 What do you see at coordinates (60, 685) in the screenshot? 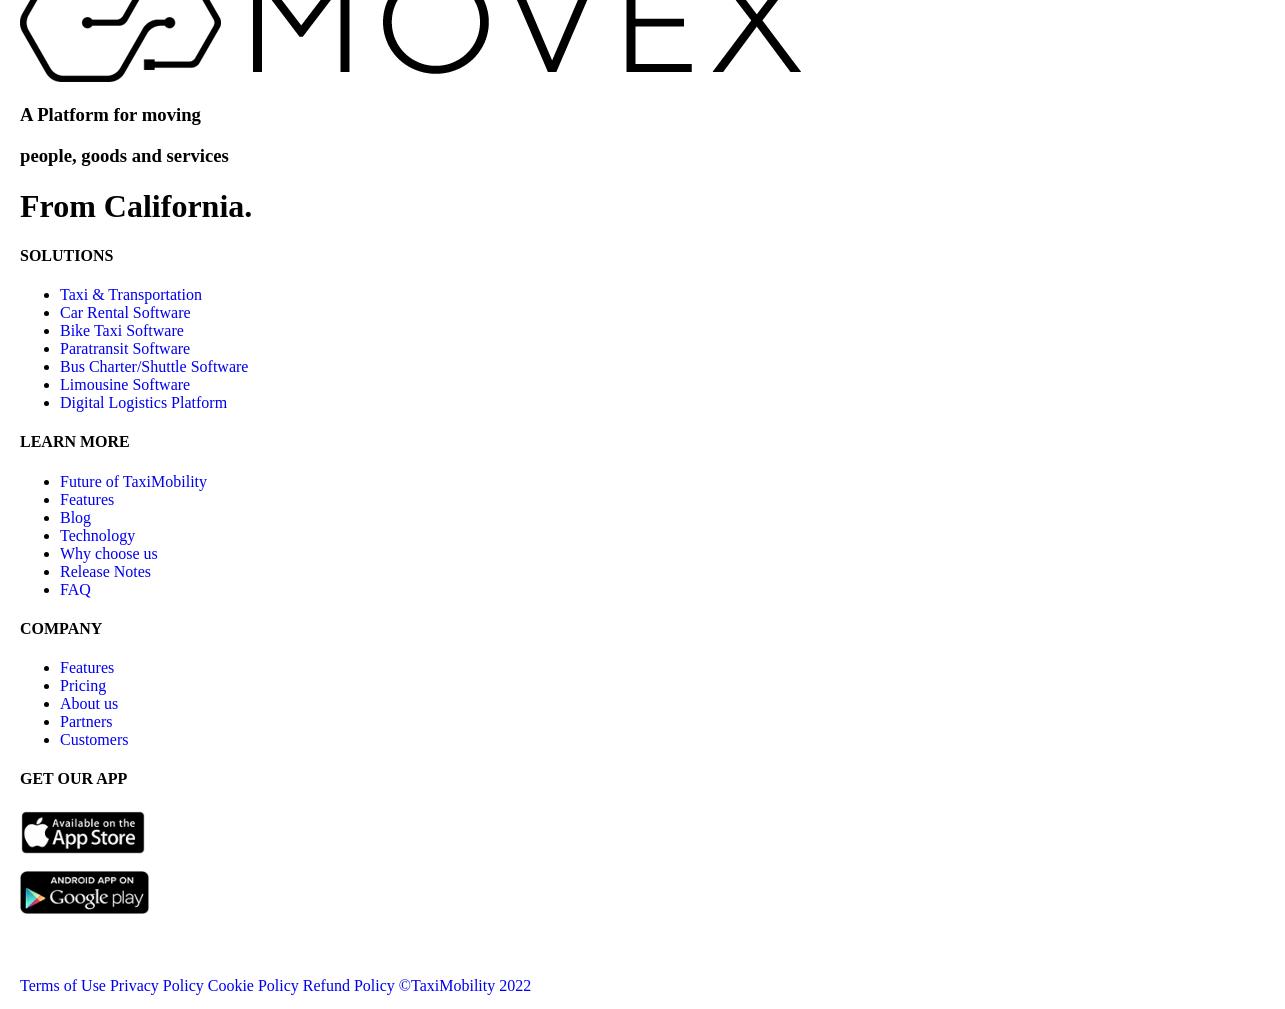
I see `'Pricing'` at bounding box center [60, 685].